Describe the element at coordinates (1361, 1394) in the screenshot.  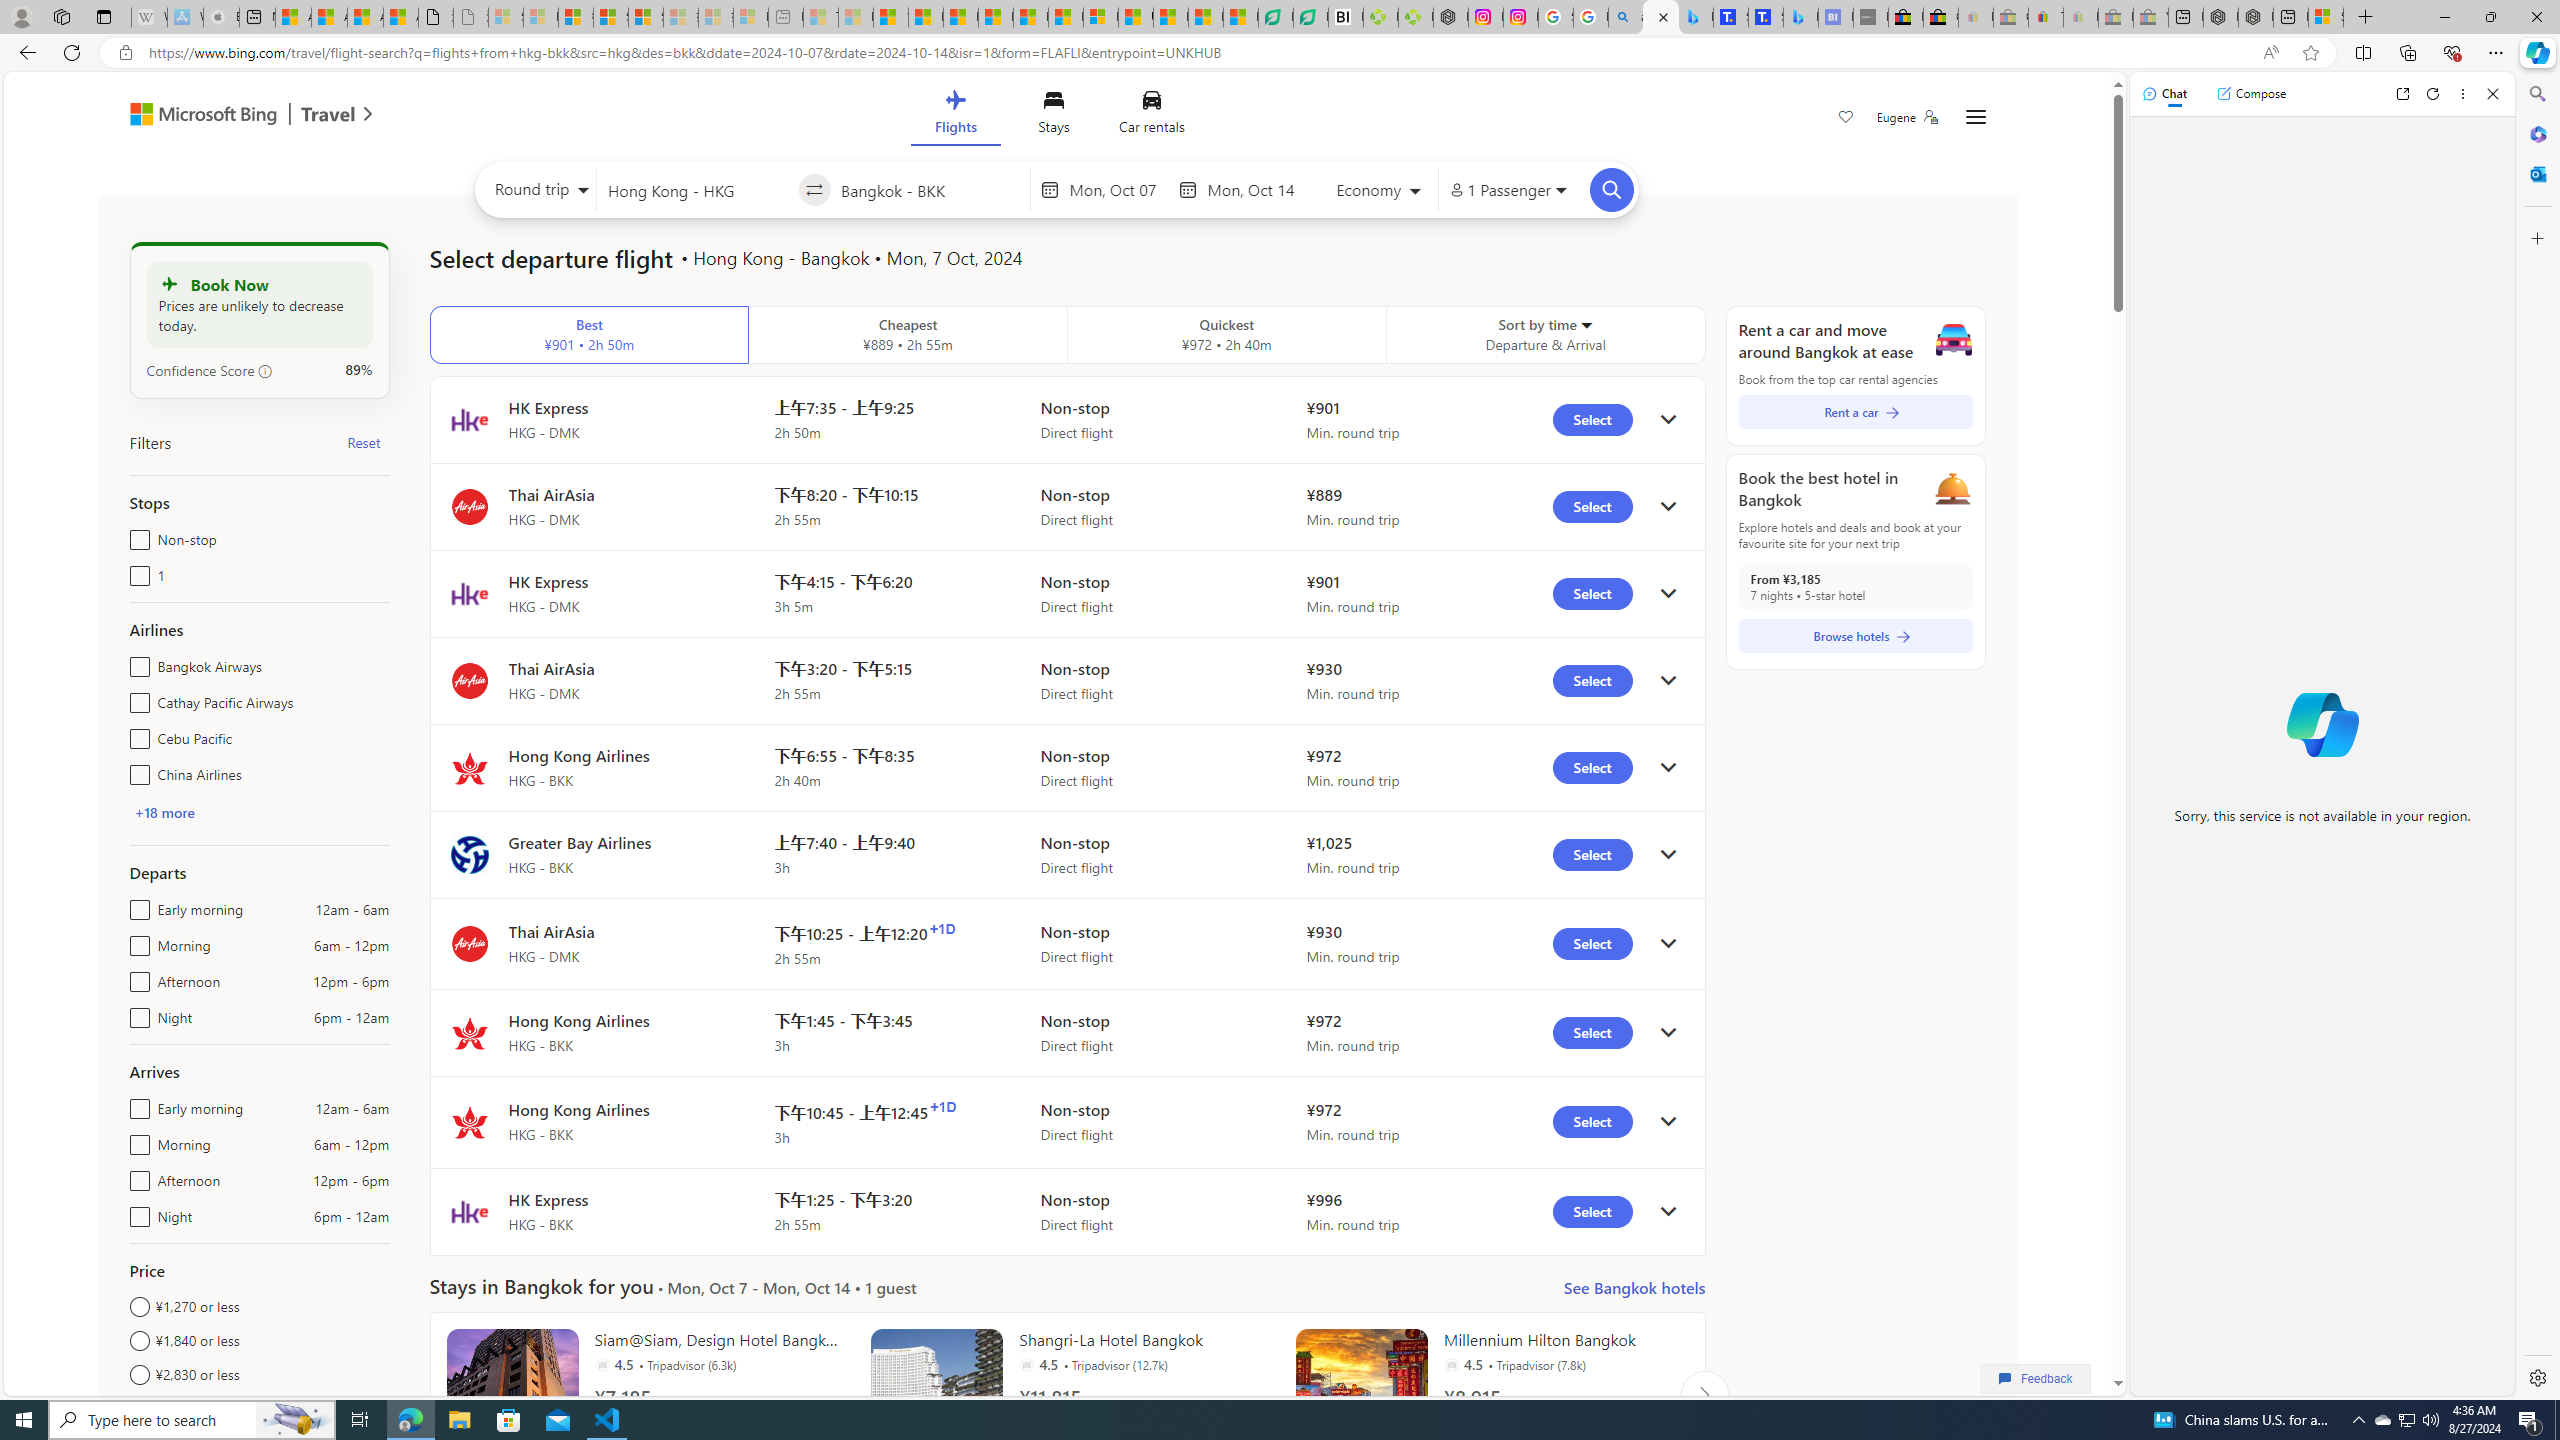
I see `'hotel card image'` at that location.